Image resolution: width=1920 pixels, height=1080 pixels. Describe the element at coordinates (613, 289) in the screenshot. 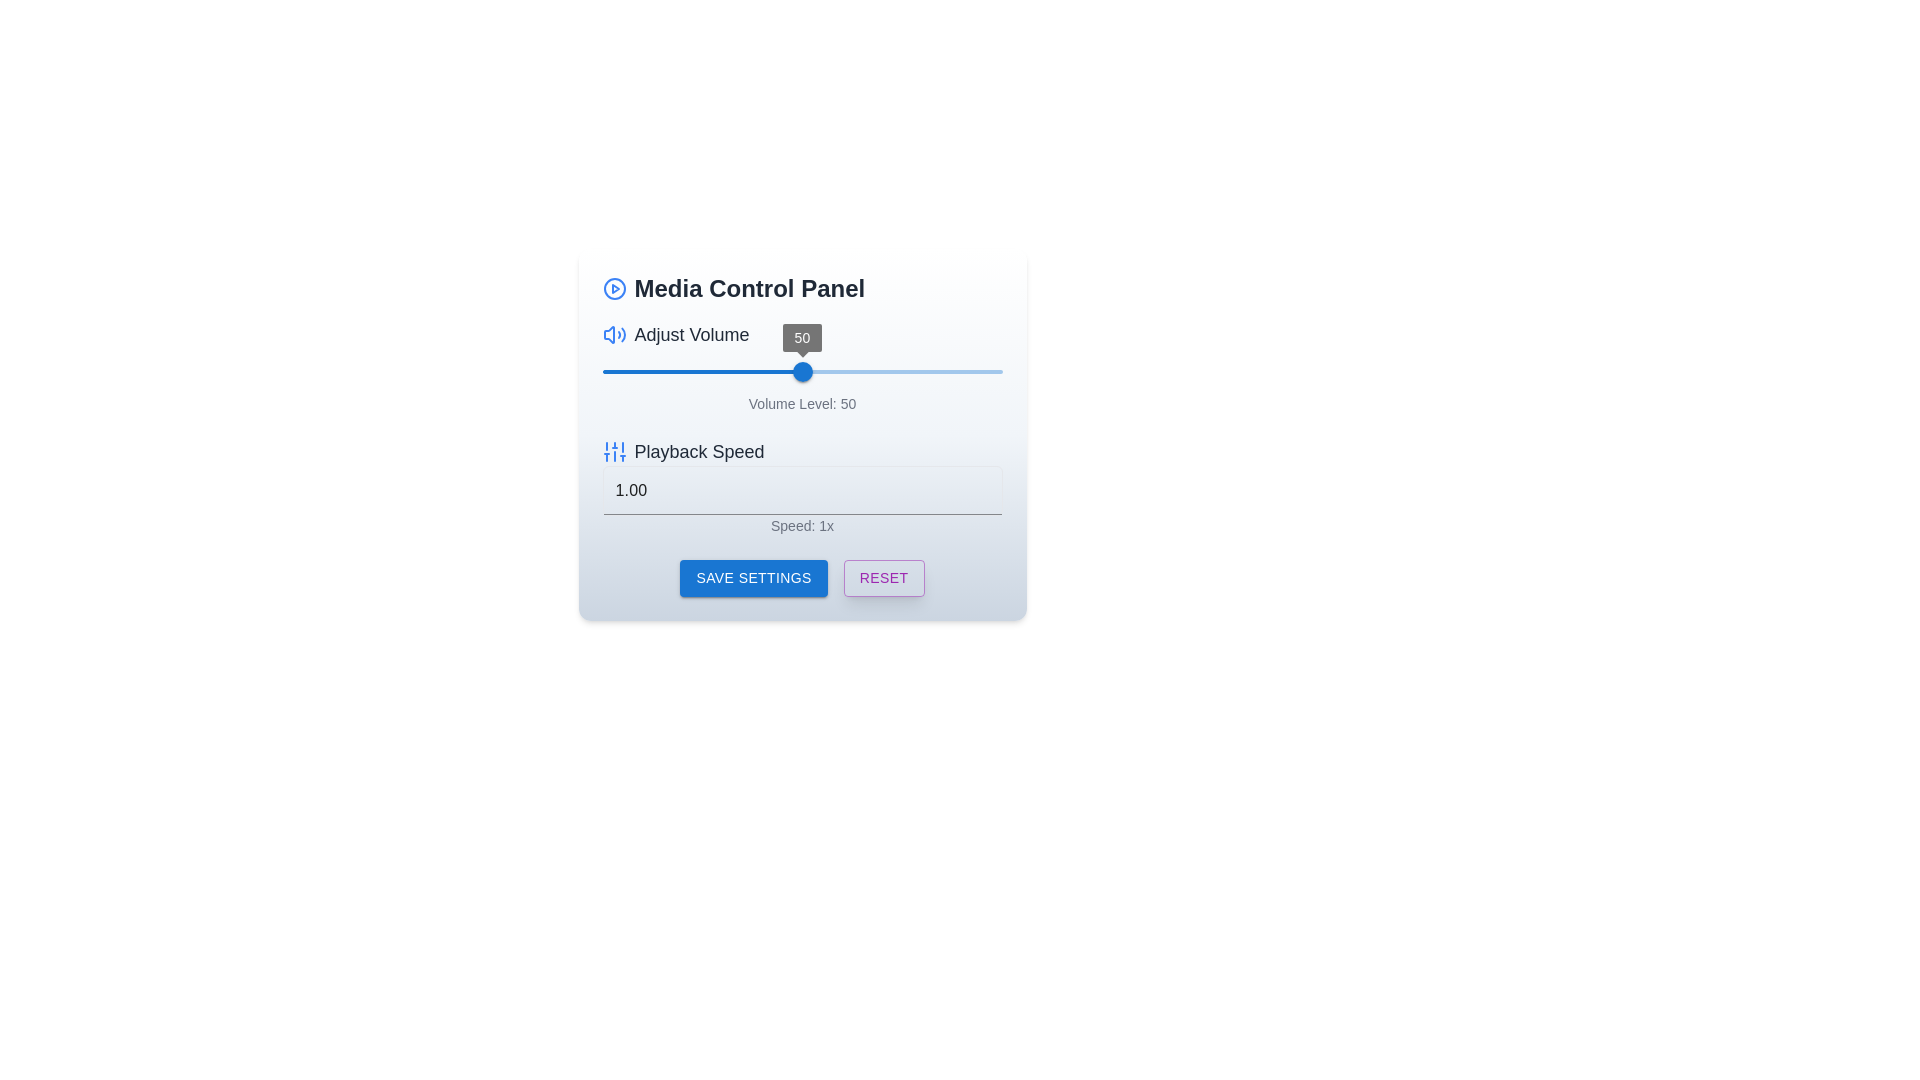

I see `the circular outline of the play button icon, which is styled in blue and located in the upper-left of the Media Control Panel header area` at that location.